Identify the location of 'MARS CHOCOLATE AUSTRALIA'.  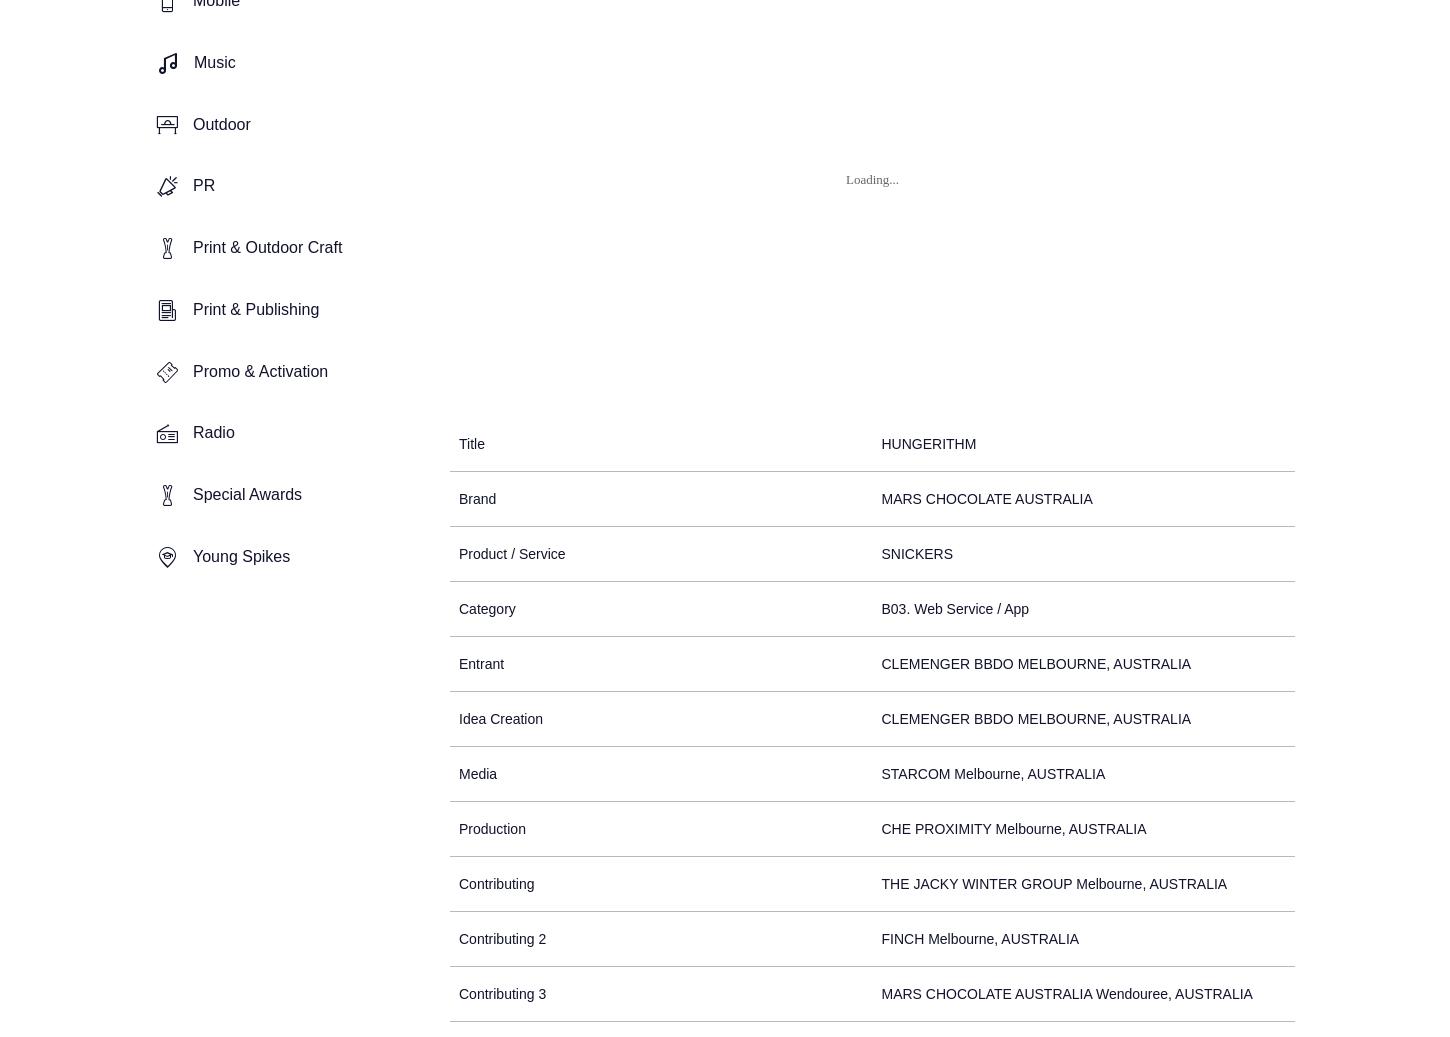
(880, 496).